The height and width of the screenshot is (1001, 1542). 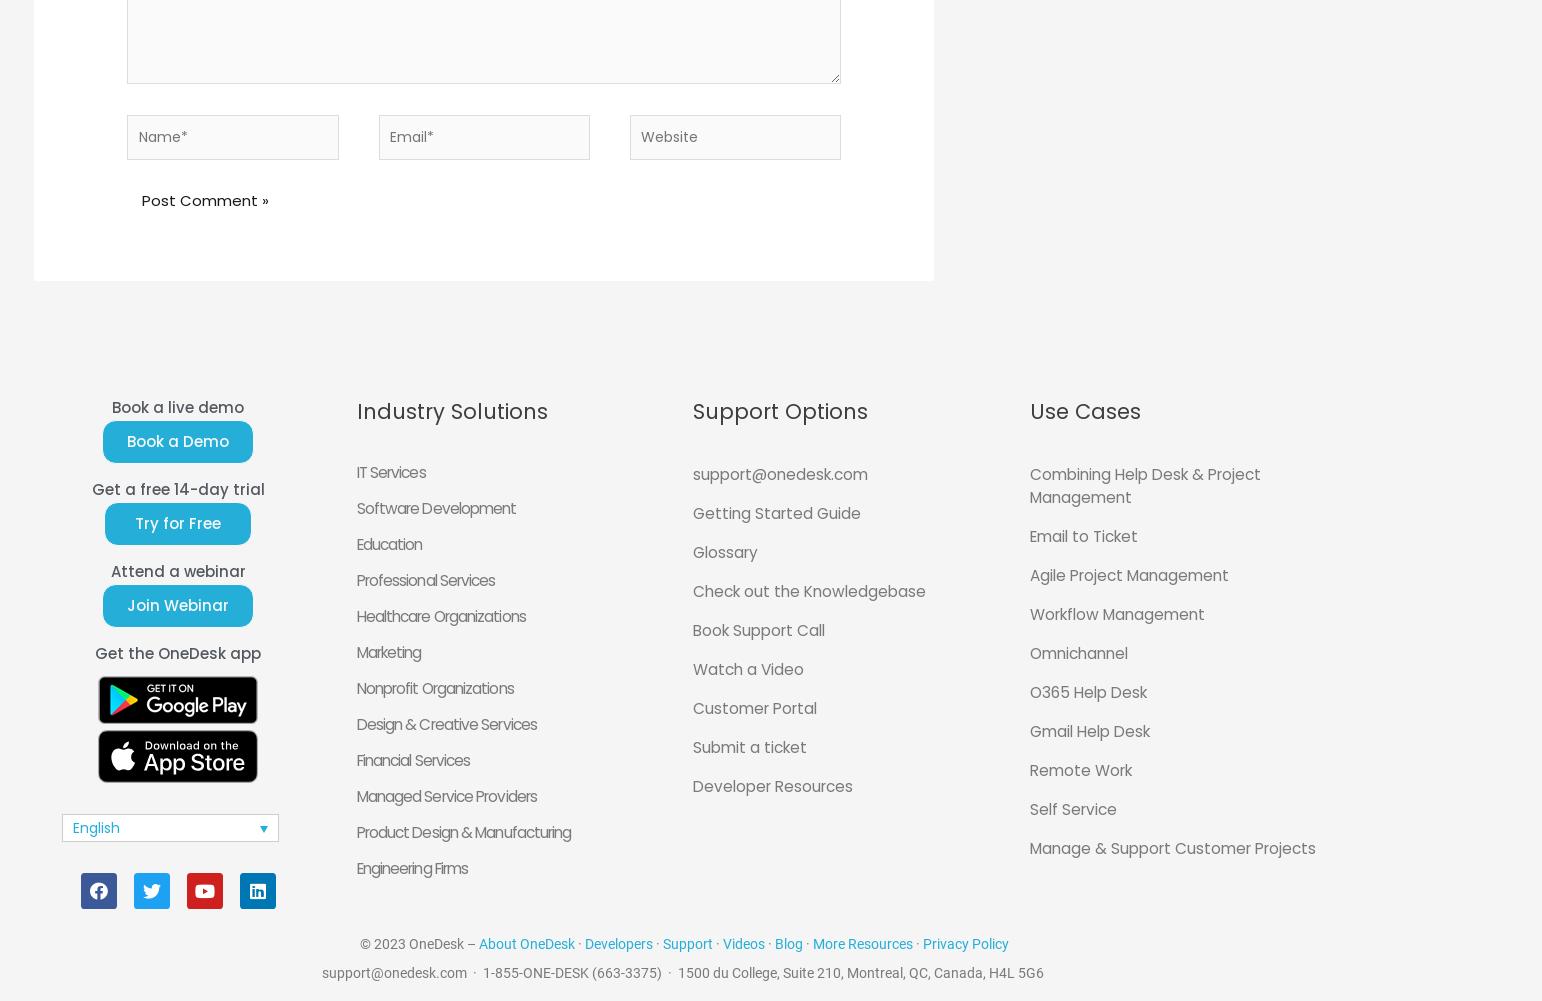 What do you see at coordinates (1081, 535) in the screenshot?
I see `'Email to Ticket'` at bounding box center [1081, 535].